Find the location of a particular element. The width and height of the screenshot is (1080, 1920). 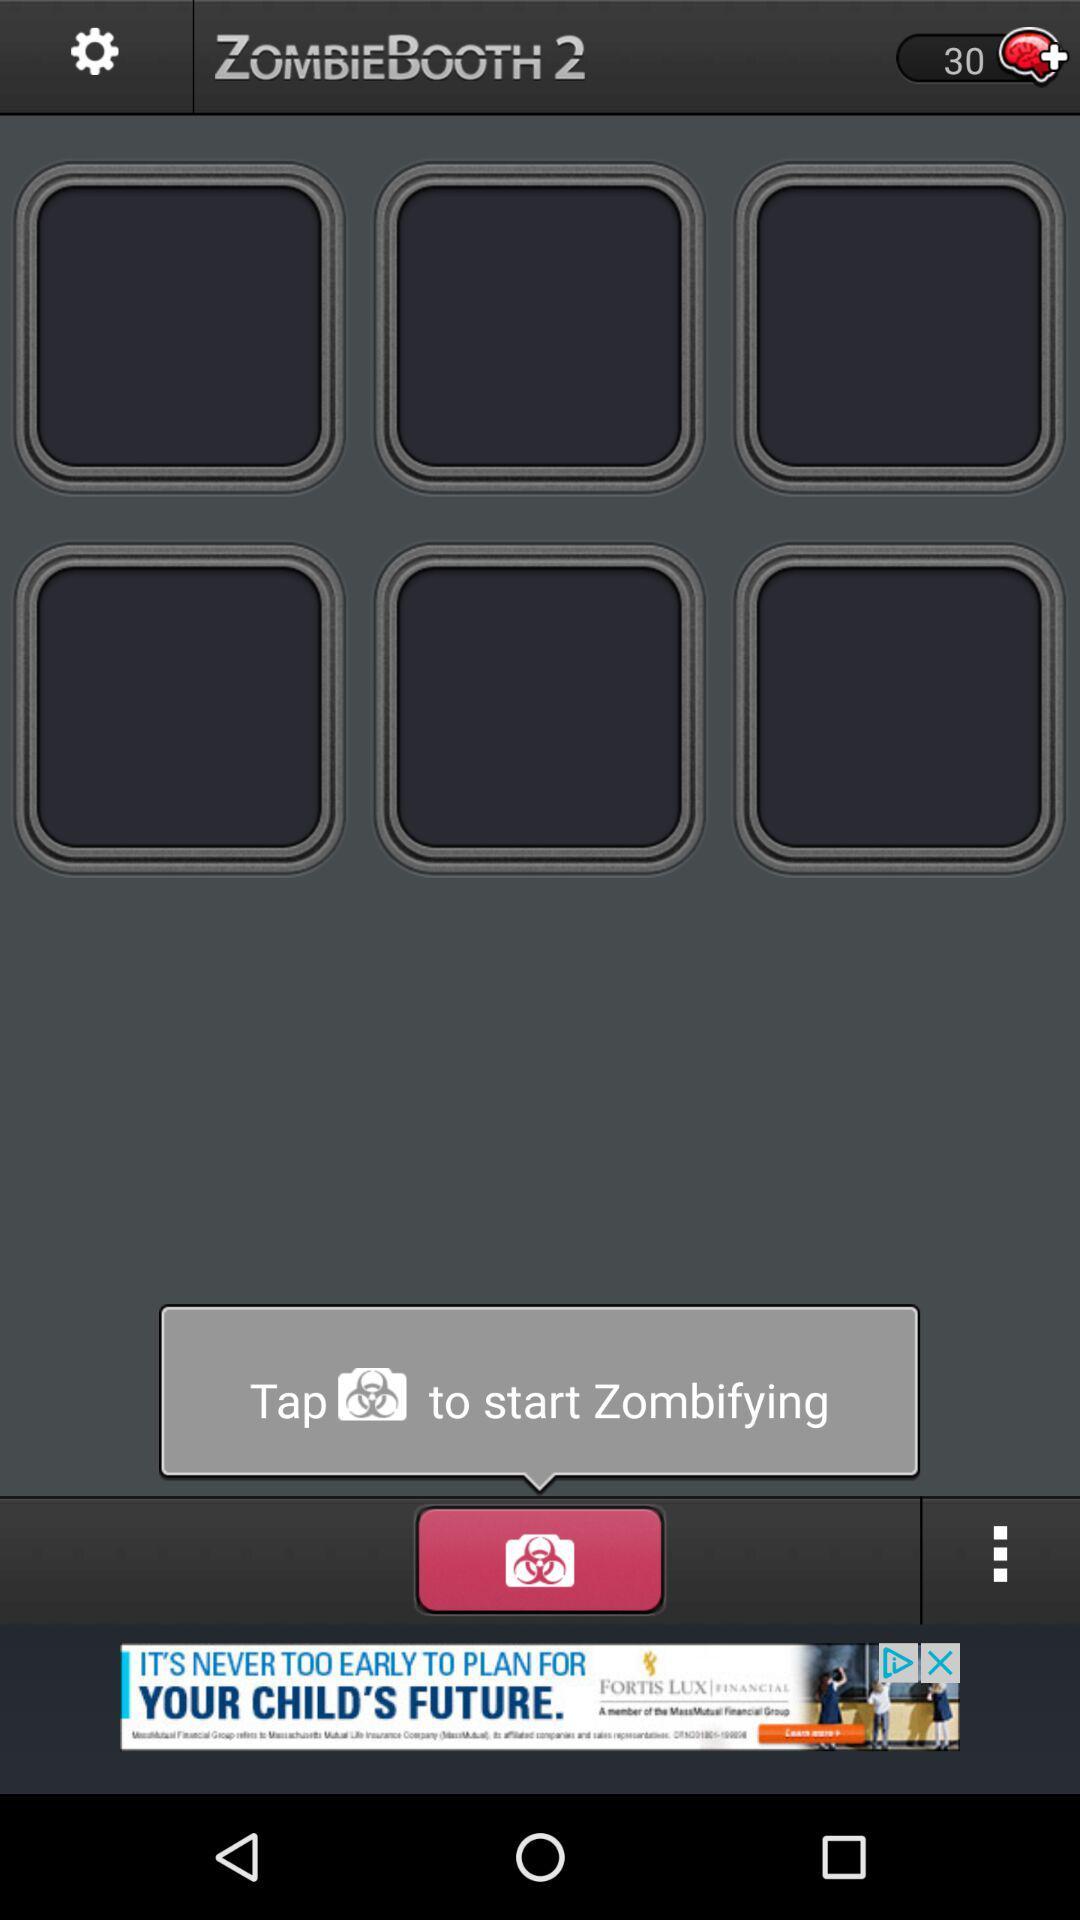

the second image in the first row from the top of the page is located at coordinates (540, 327).